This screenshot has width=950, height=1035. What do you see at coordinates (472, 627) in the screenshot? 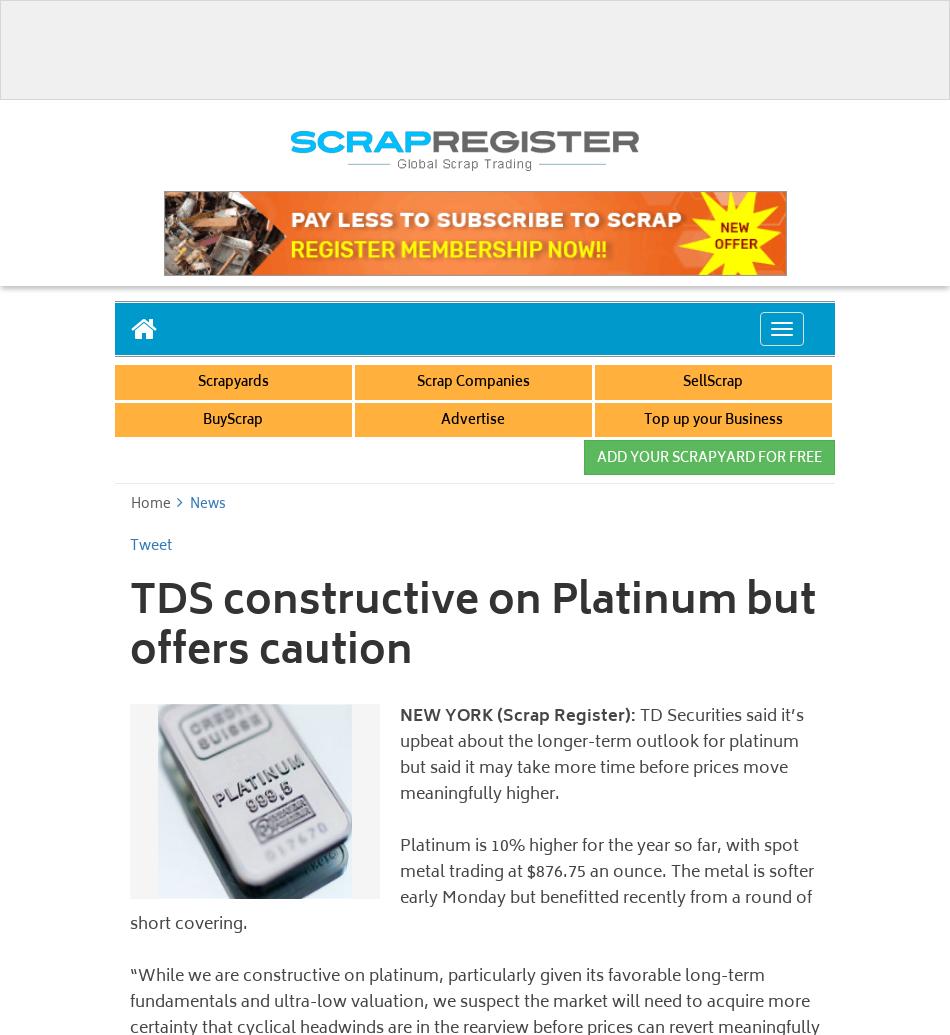
I see `'TDS constructive on Platinum but offers caution'` at bounding box center [472, 627].